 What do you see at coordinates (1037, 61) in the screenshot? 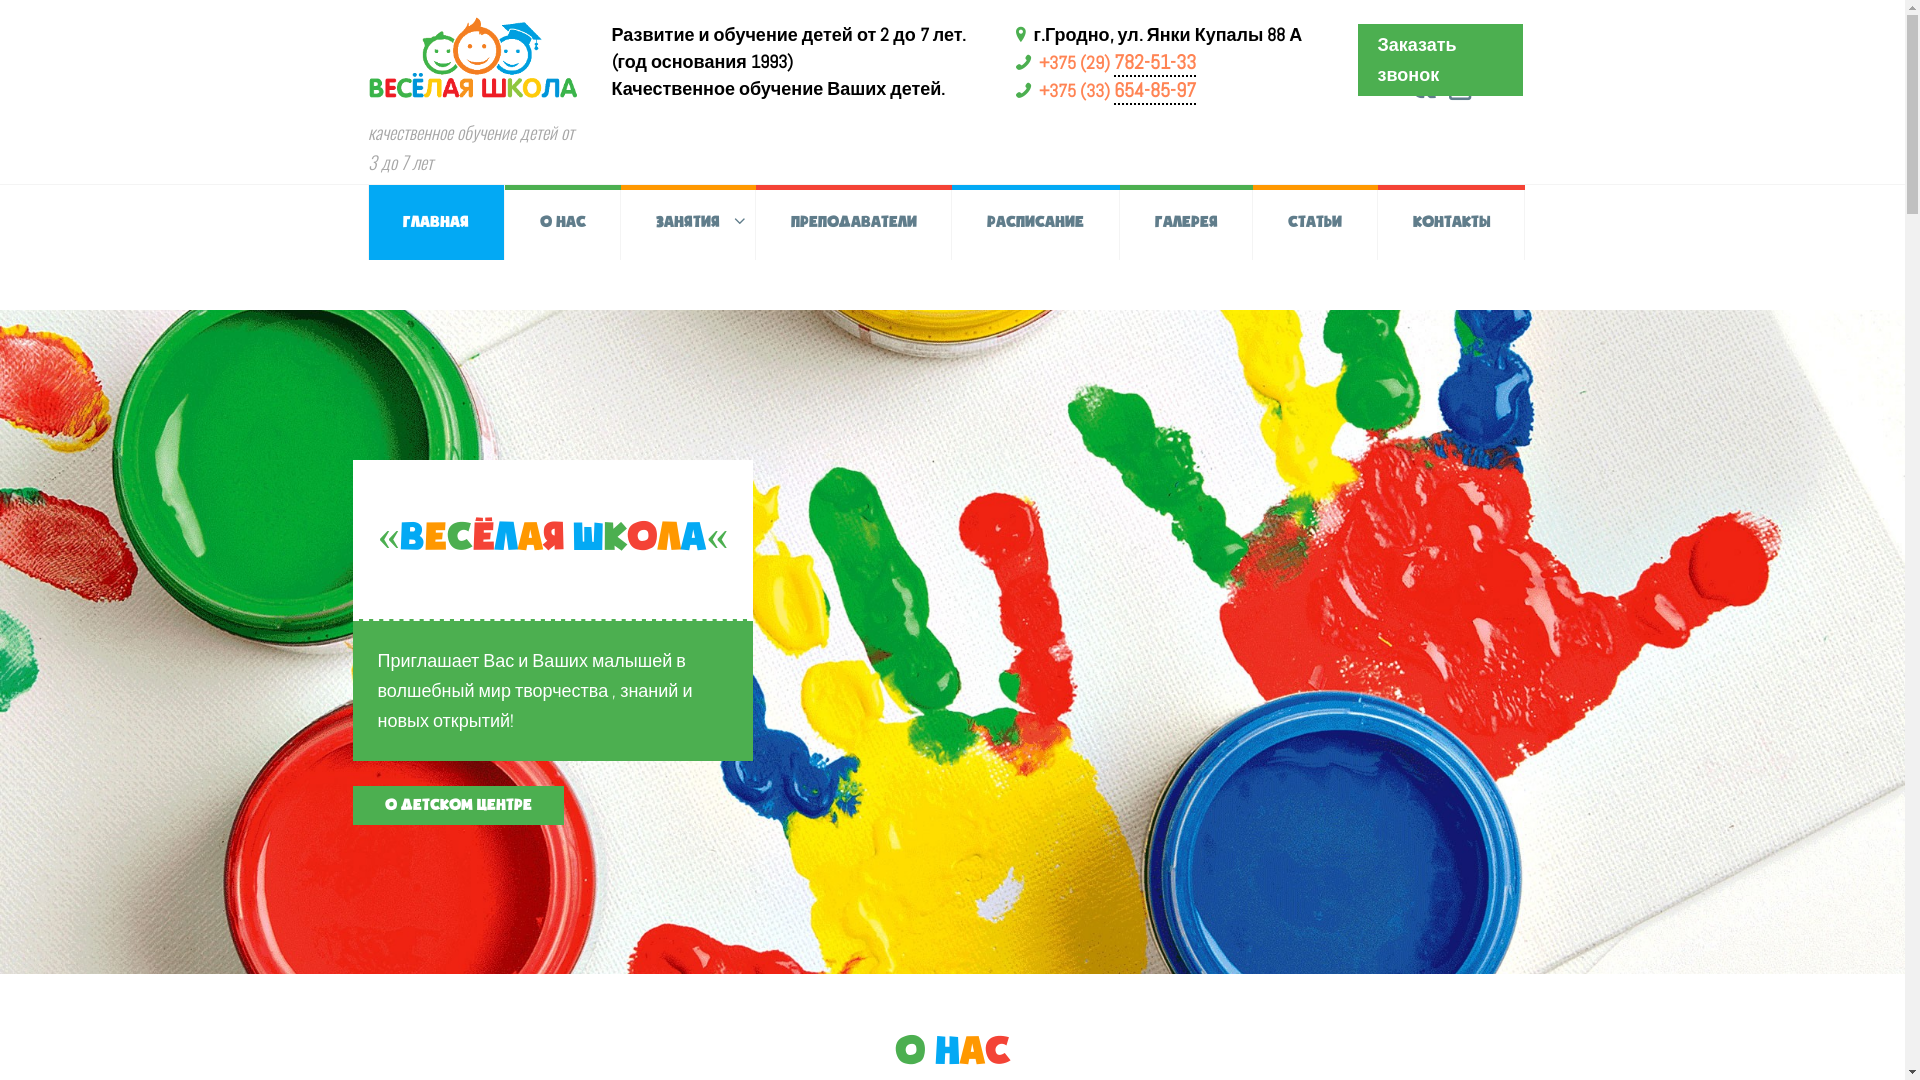
I see `'+375 (29) 782-51-33'` at bounding box center [1037, 61].